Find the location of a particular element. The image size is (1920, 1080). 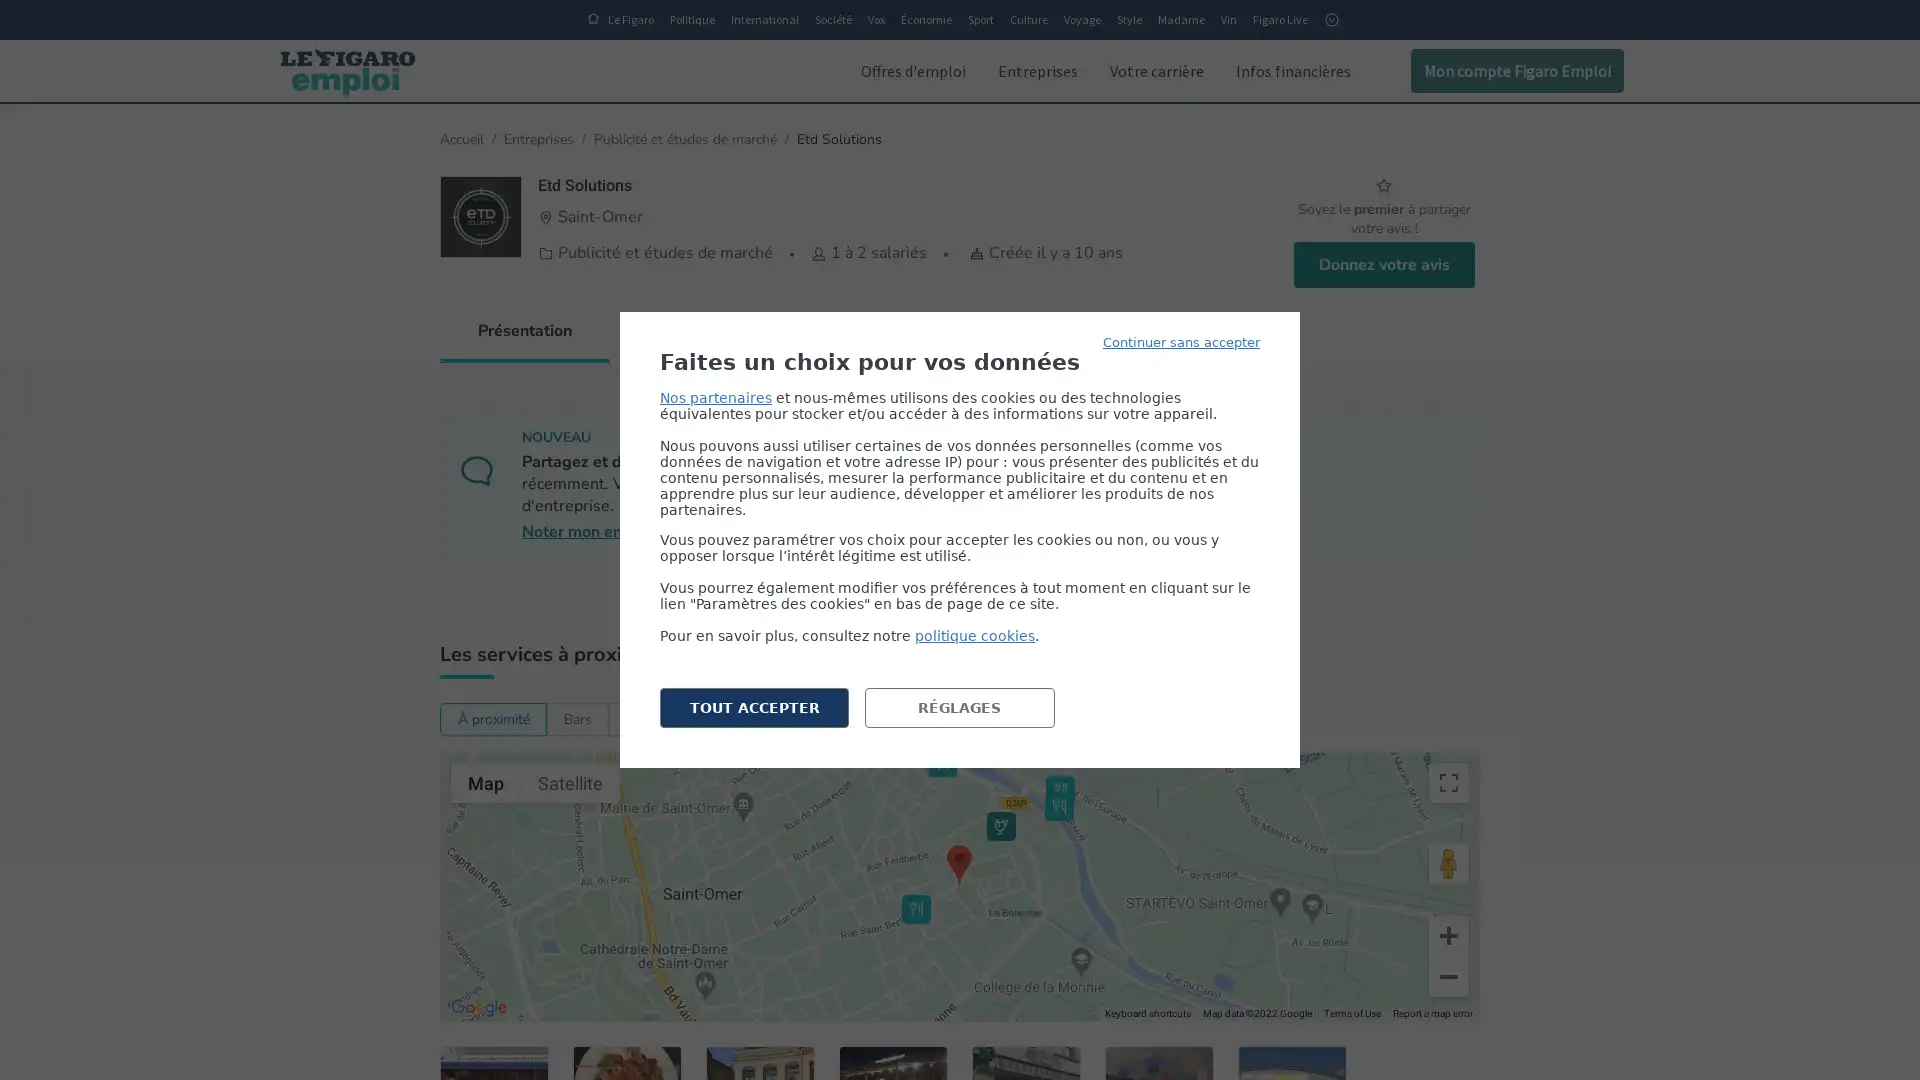

Maharaja is located at coordinates (1058, 805).